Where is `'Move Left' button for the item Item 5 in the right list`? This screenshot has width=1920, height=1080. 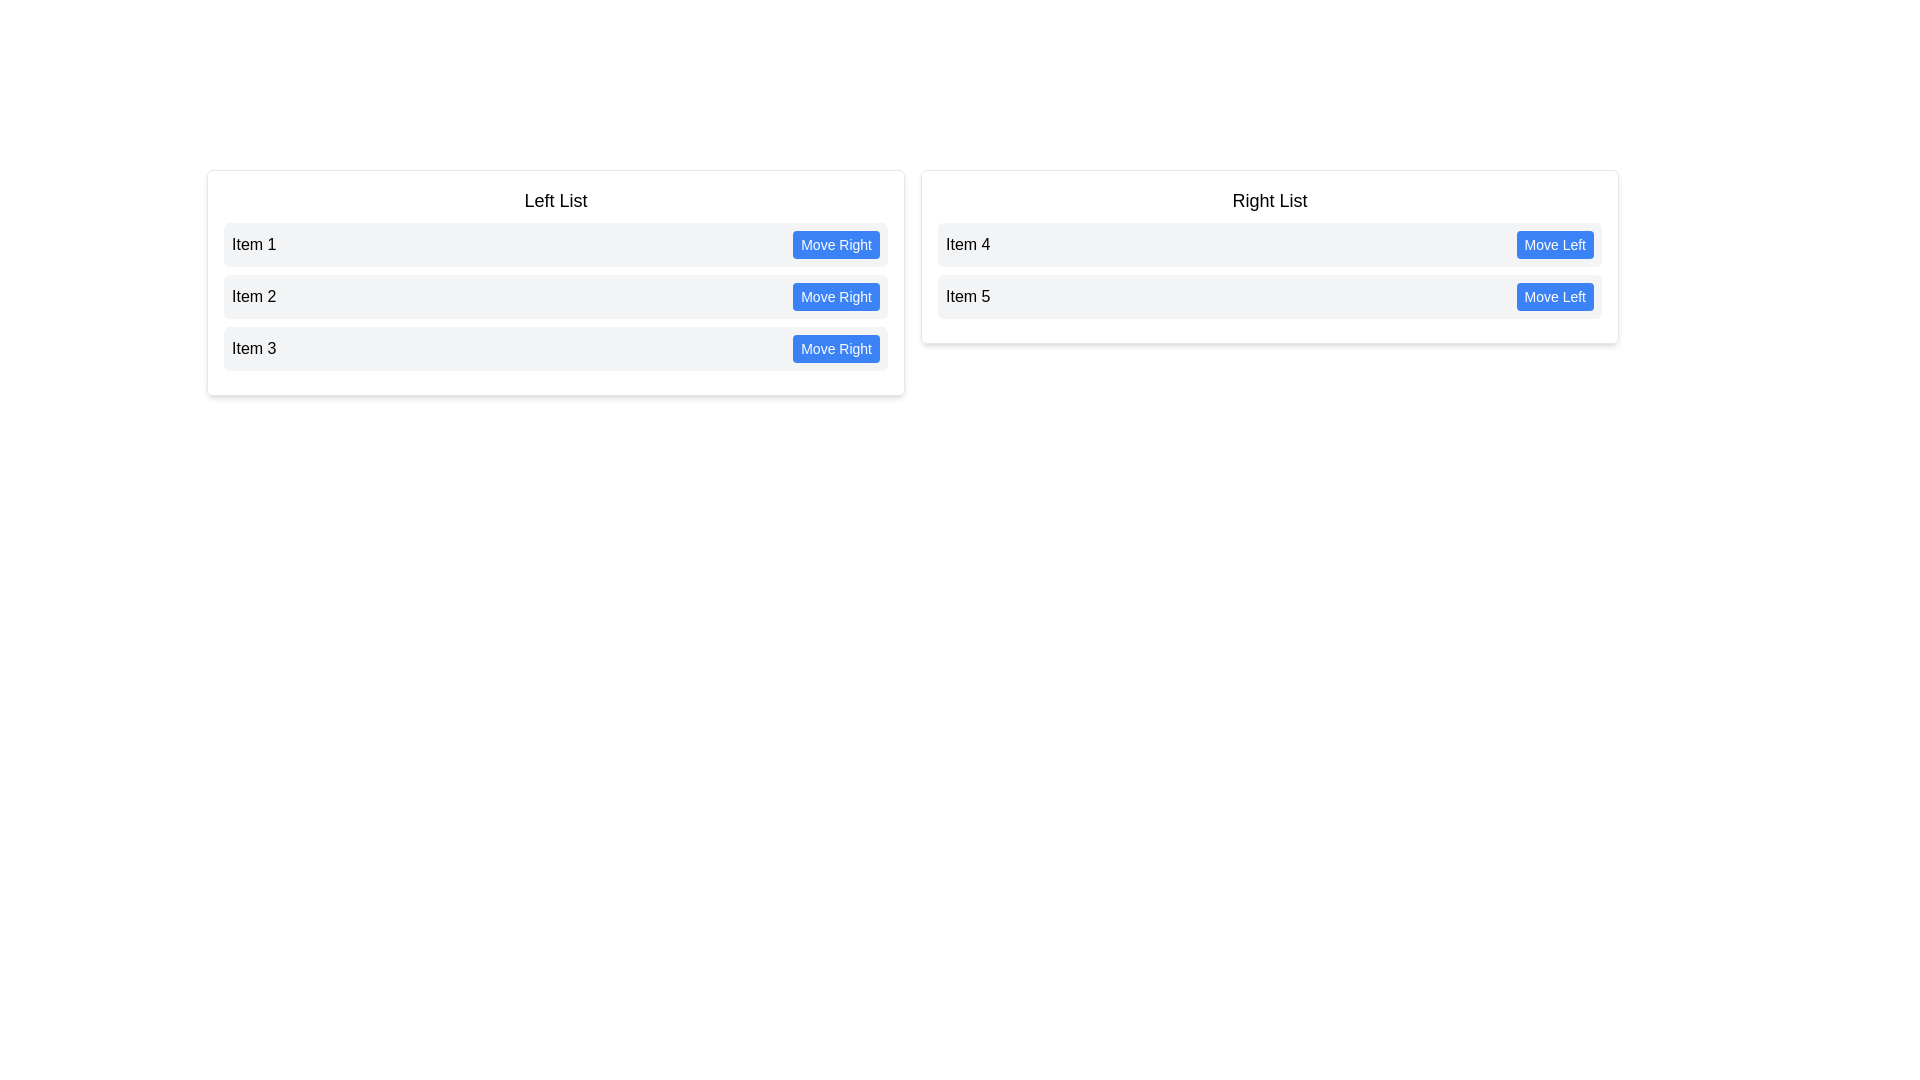 'Move Left' button for the item Item 5 in the right list is located at coordinates (1554, 297).